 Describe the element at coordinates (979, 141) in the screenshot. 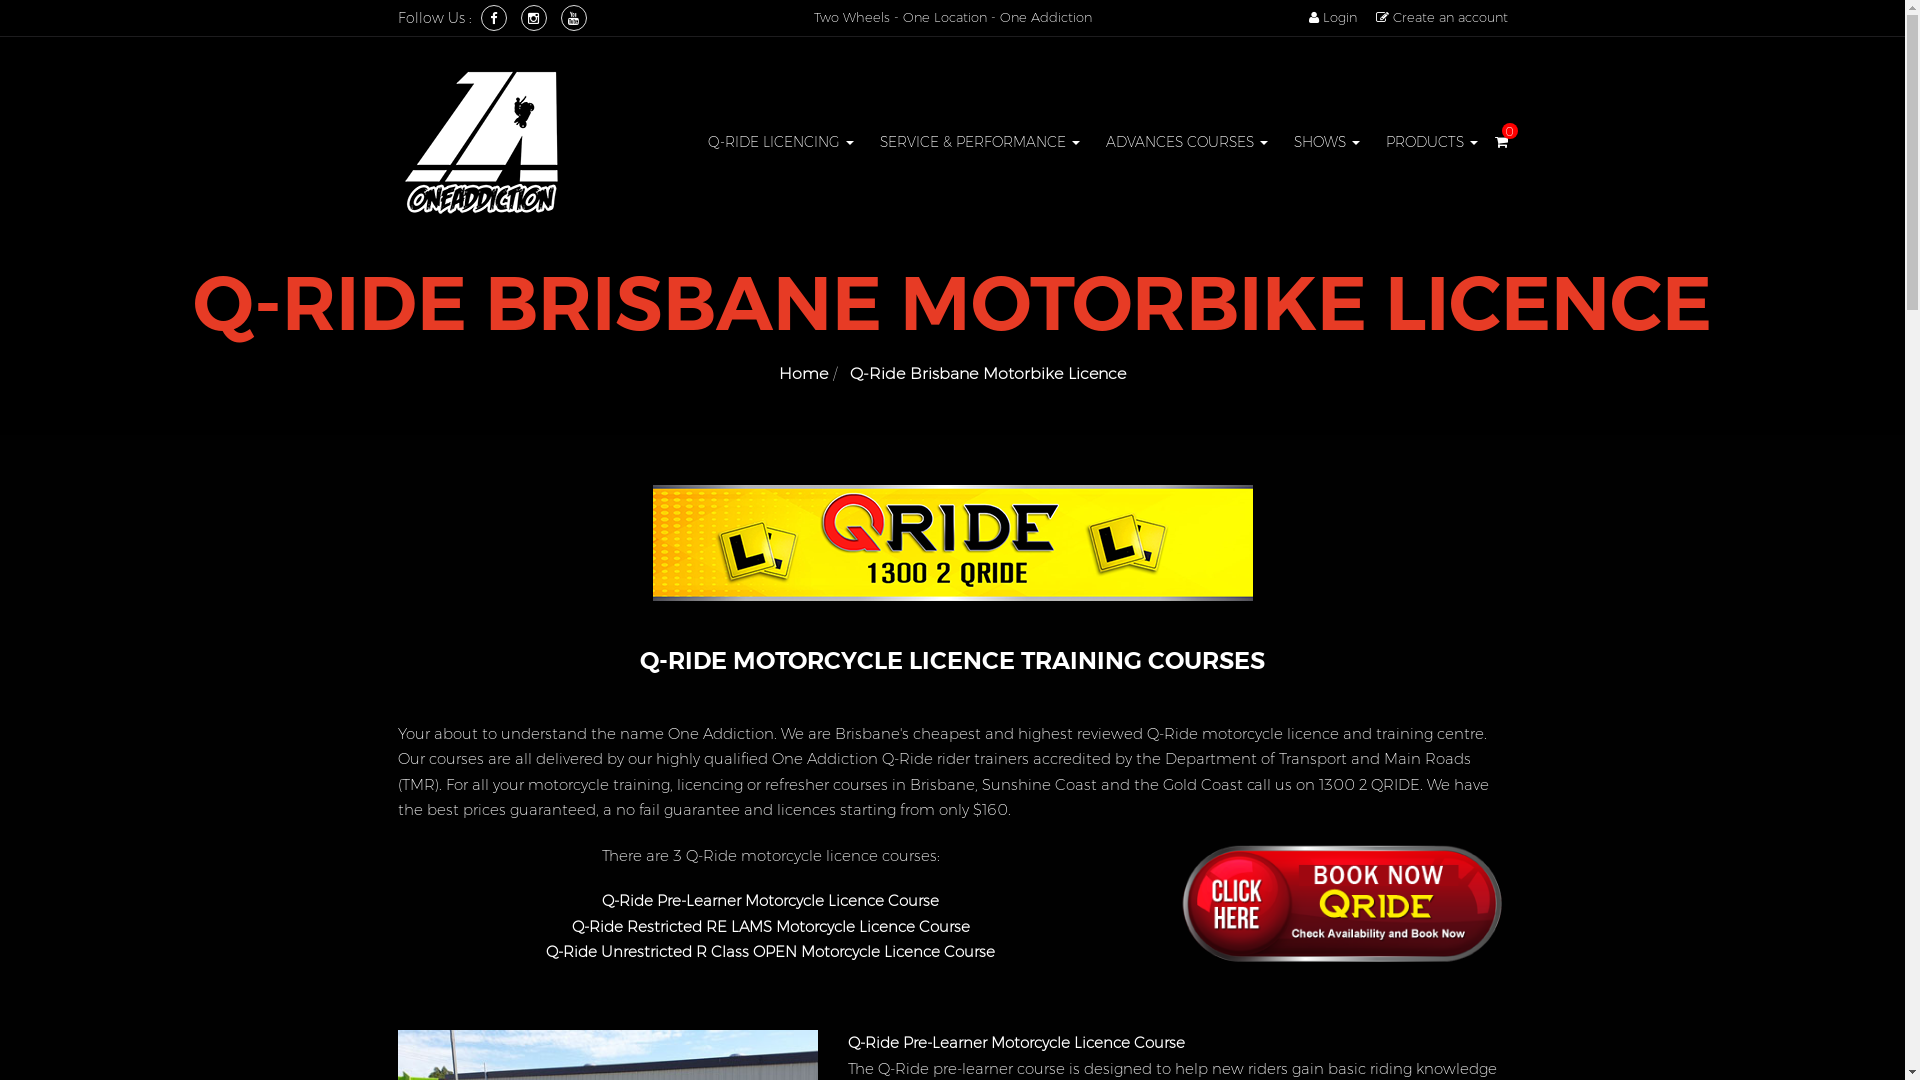

I see `'SERVICE & PERFORMANCE'` at that location.